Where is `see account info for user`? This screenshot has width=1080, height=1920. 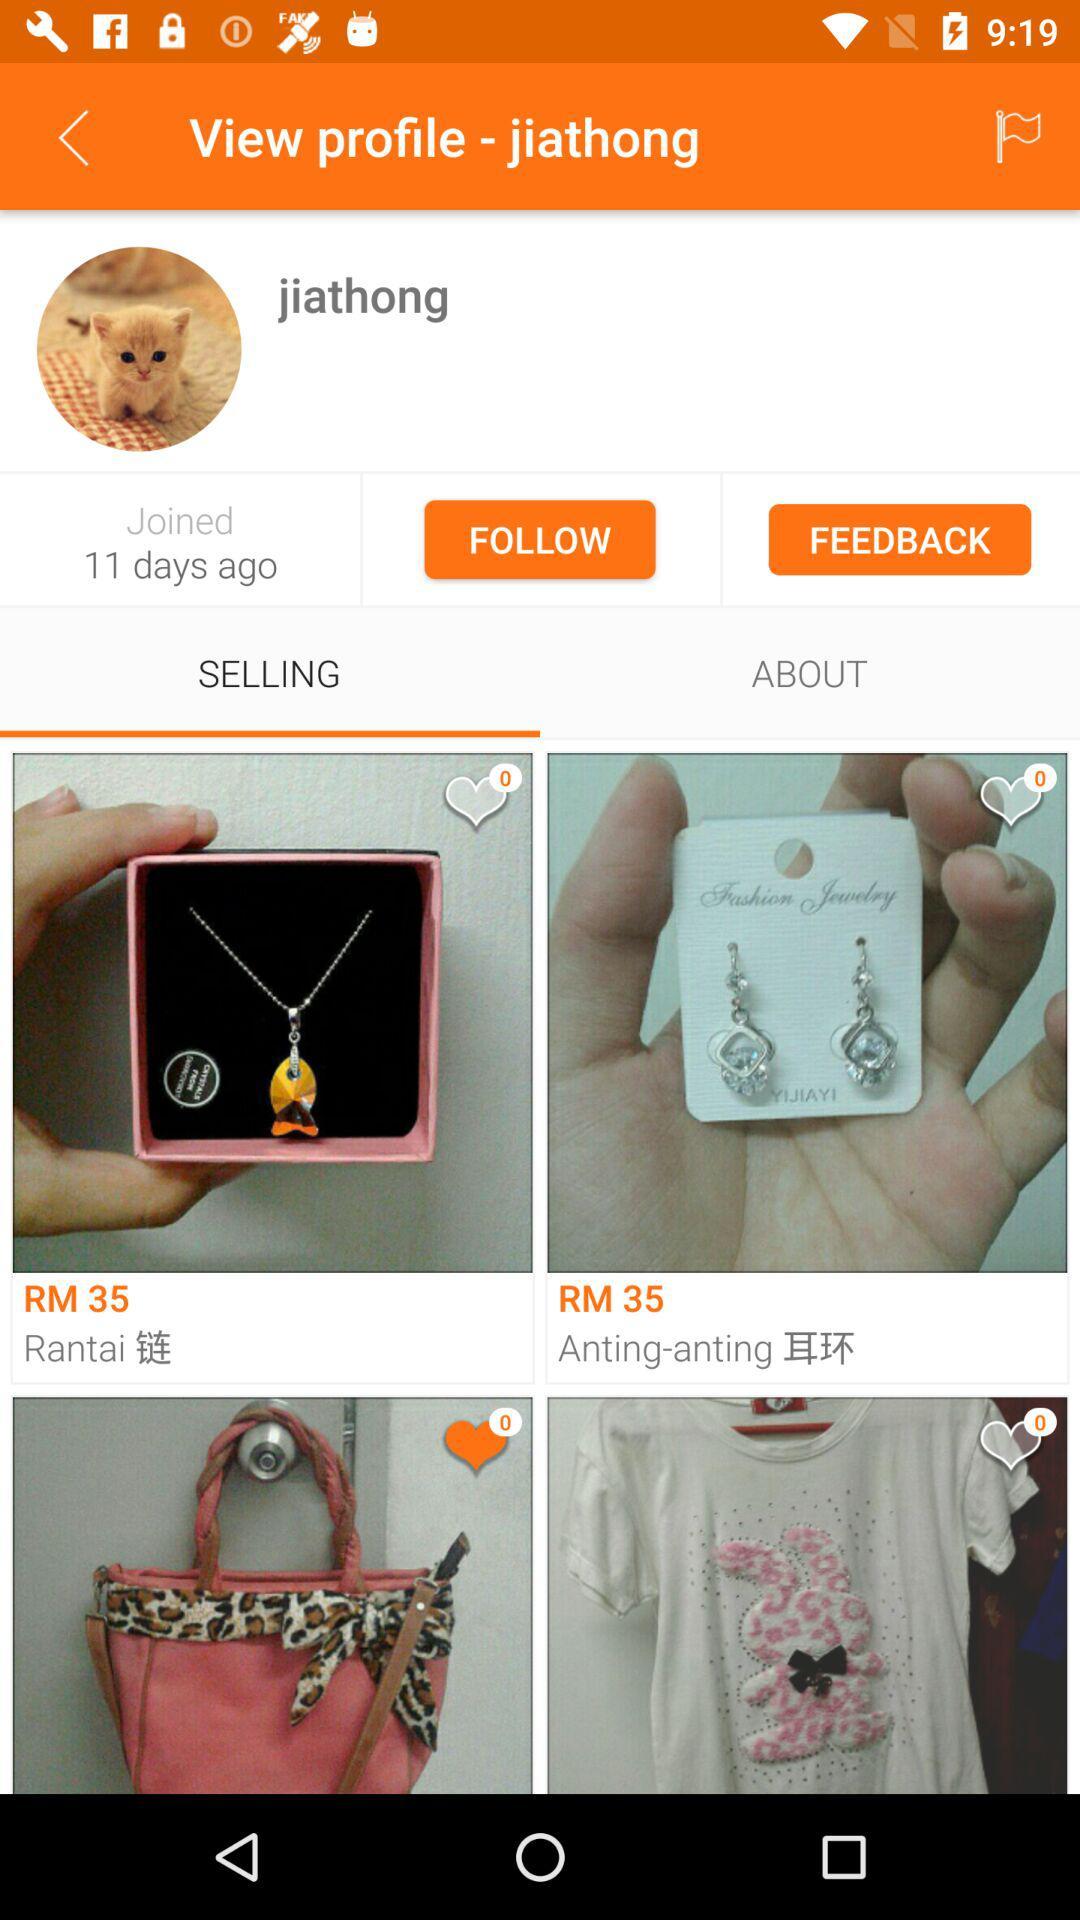 see account info for user is located at coordinates (138, 349).